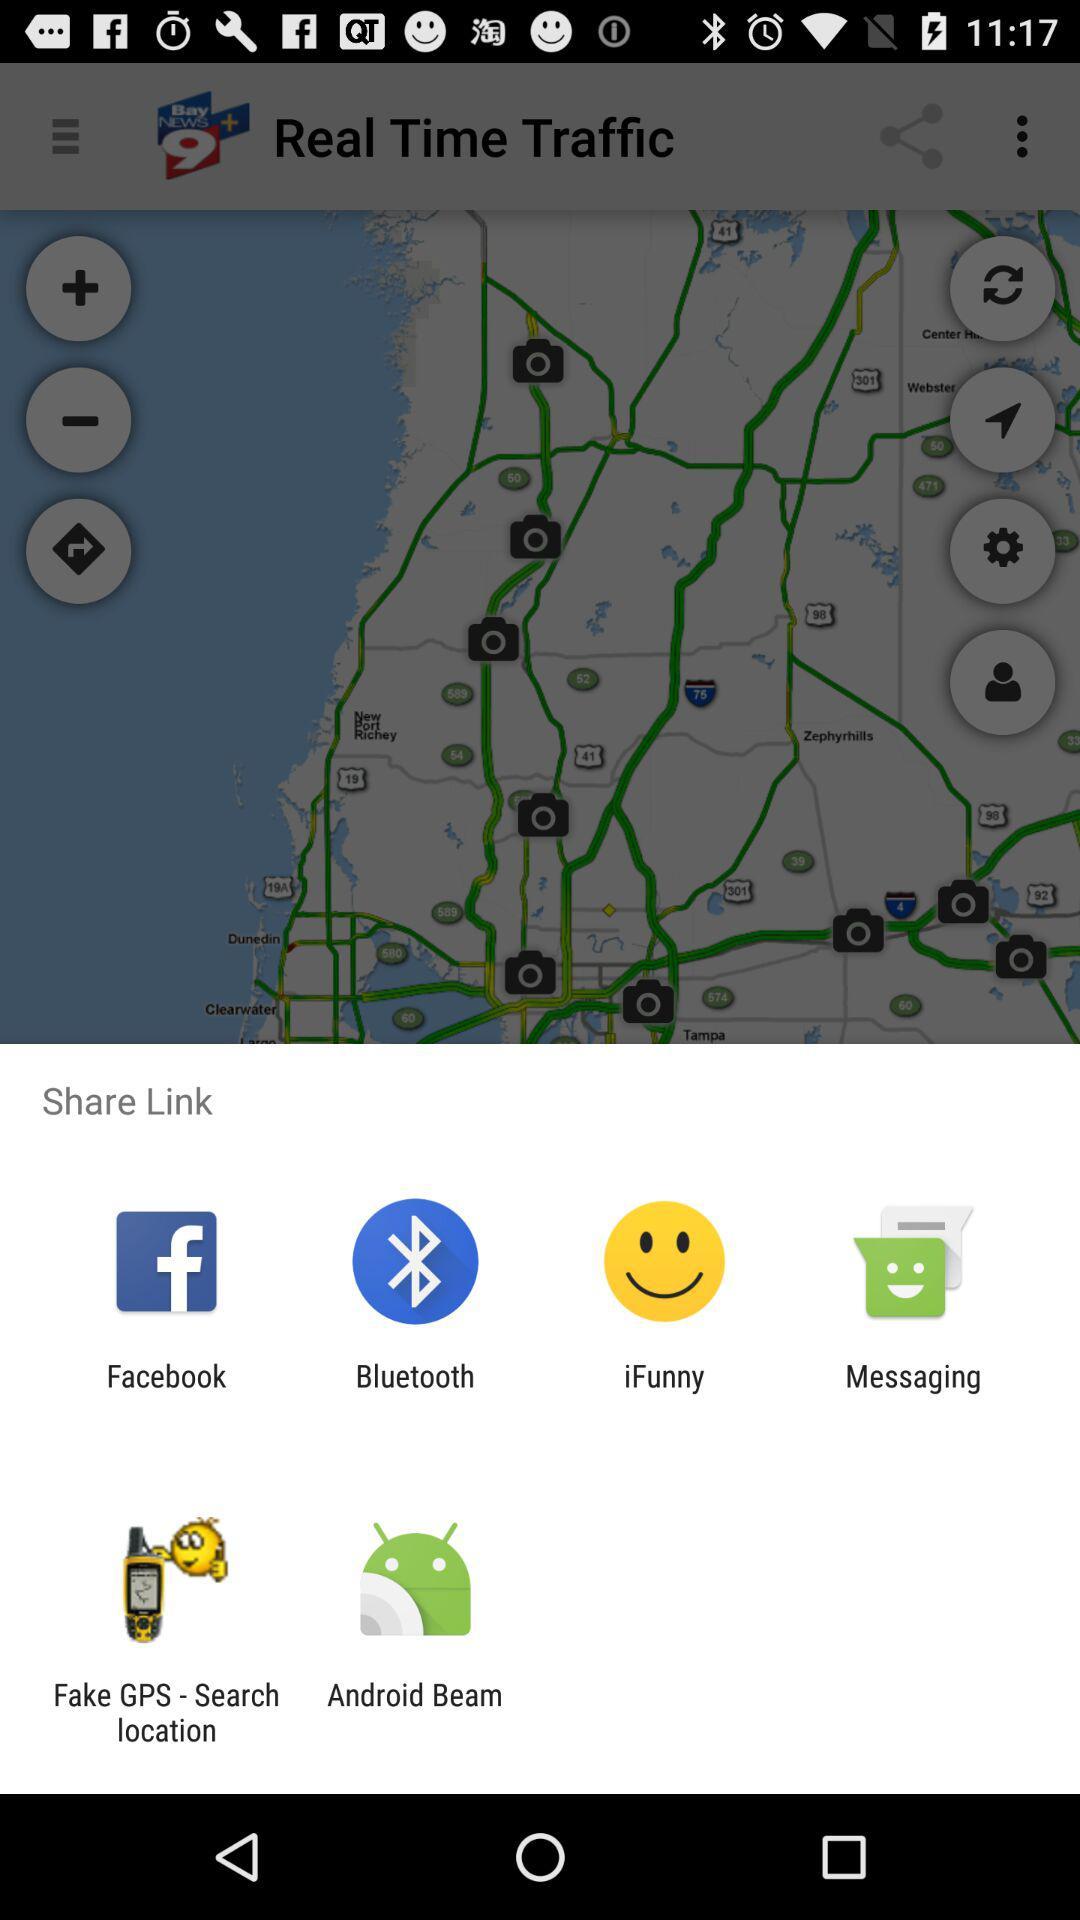 This screenshot has width=1080, height=1920. Describe the element at coordinates (165, 1392) in the screenshot. I see `icon next to bluetooth item` at that location.